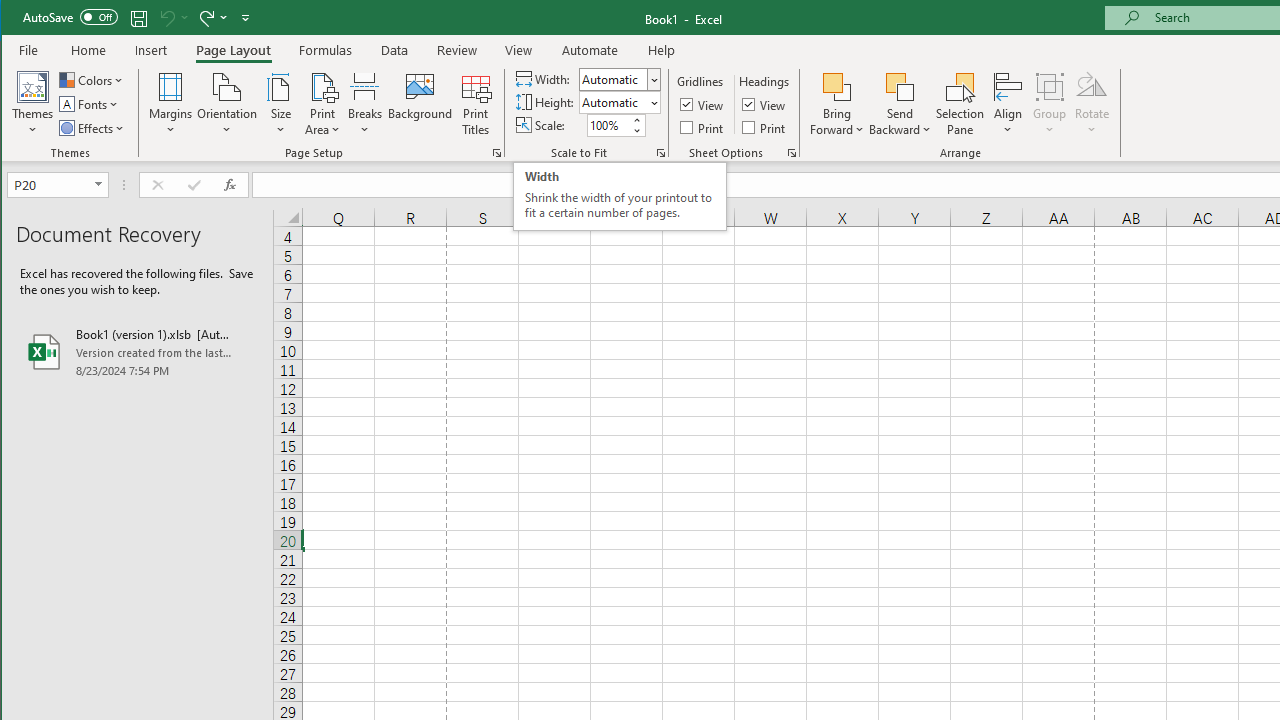  Describe the element at coordinates (474, 104) in the screenshot. I see `'Print Titles'` at that location.